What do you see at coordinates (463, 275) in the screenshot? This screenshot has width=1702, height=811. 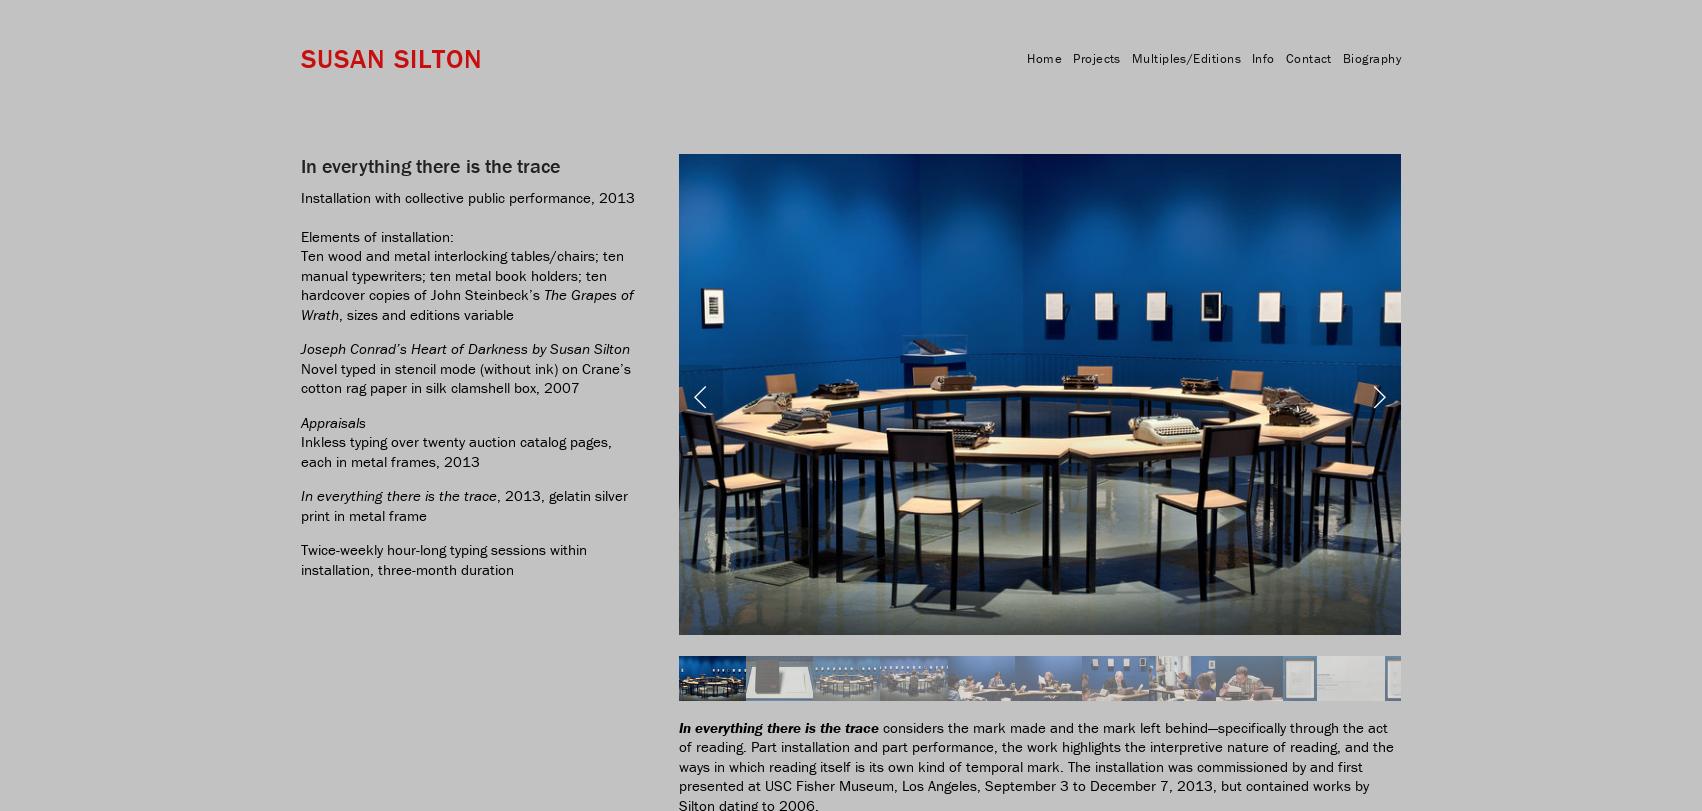 I see `'Ten wood and metal interlocking tables/chairs; ten manual typewriters; ten metal book holders; ten hardcover copies of John Steinbeck’s'` at bounding box center [463, 275].